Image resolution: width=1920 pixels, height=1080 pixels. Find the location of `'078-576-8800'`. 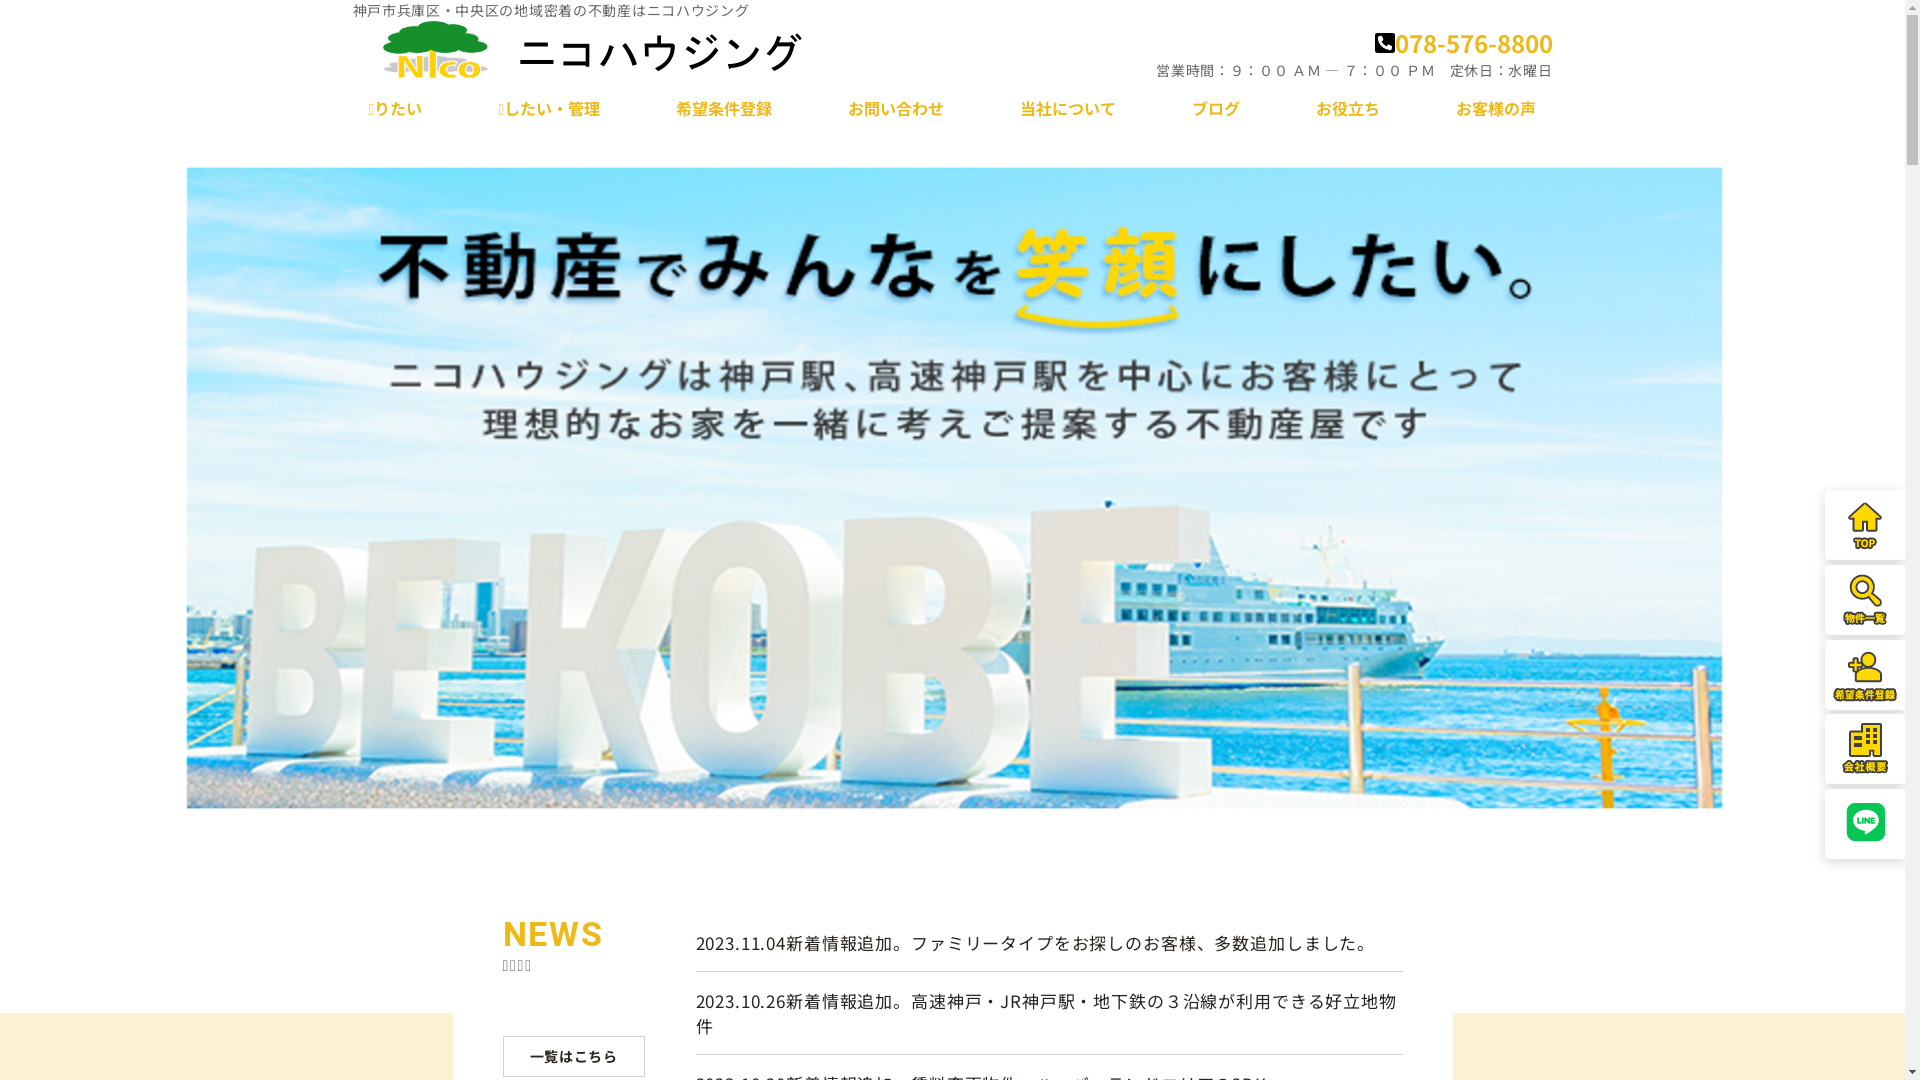

'078-576-8800' is located at coordinates (1372, 42).